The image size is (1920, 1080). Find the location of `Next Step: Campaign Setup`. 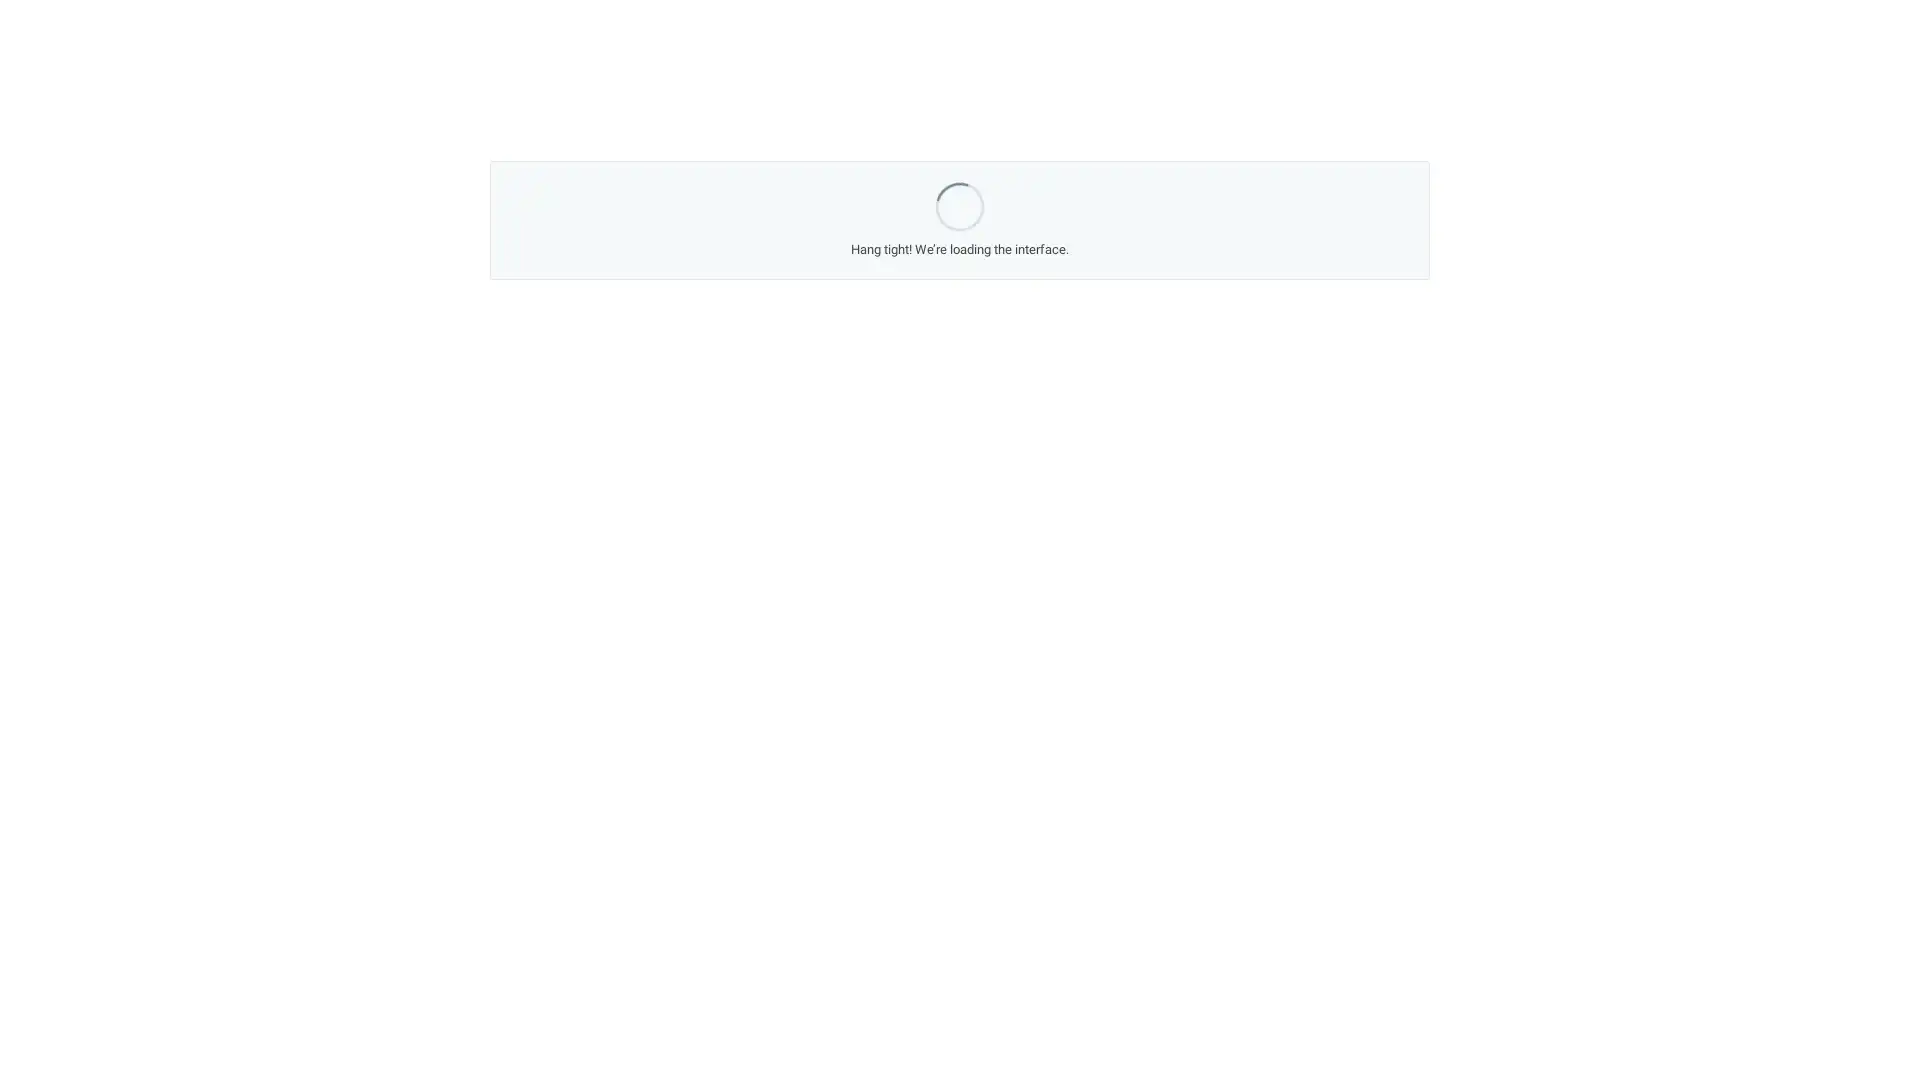

Next Step: Campaign Setup is located at coordinates (1121, 712).